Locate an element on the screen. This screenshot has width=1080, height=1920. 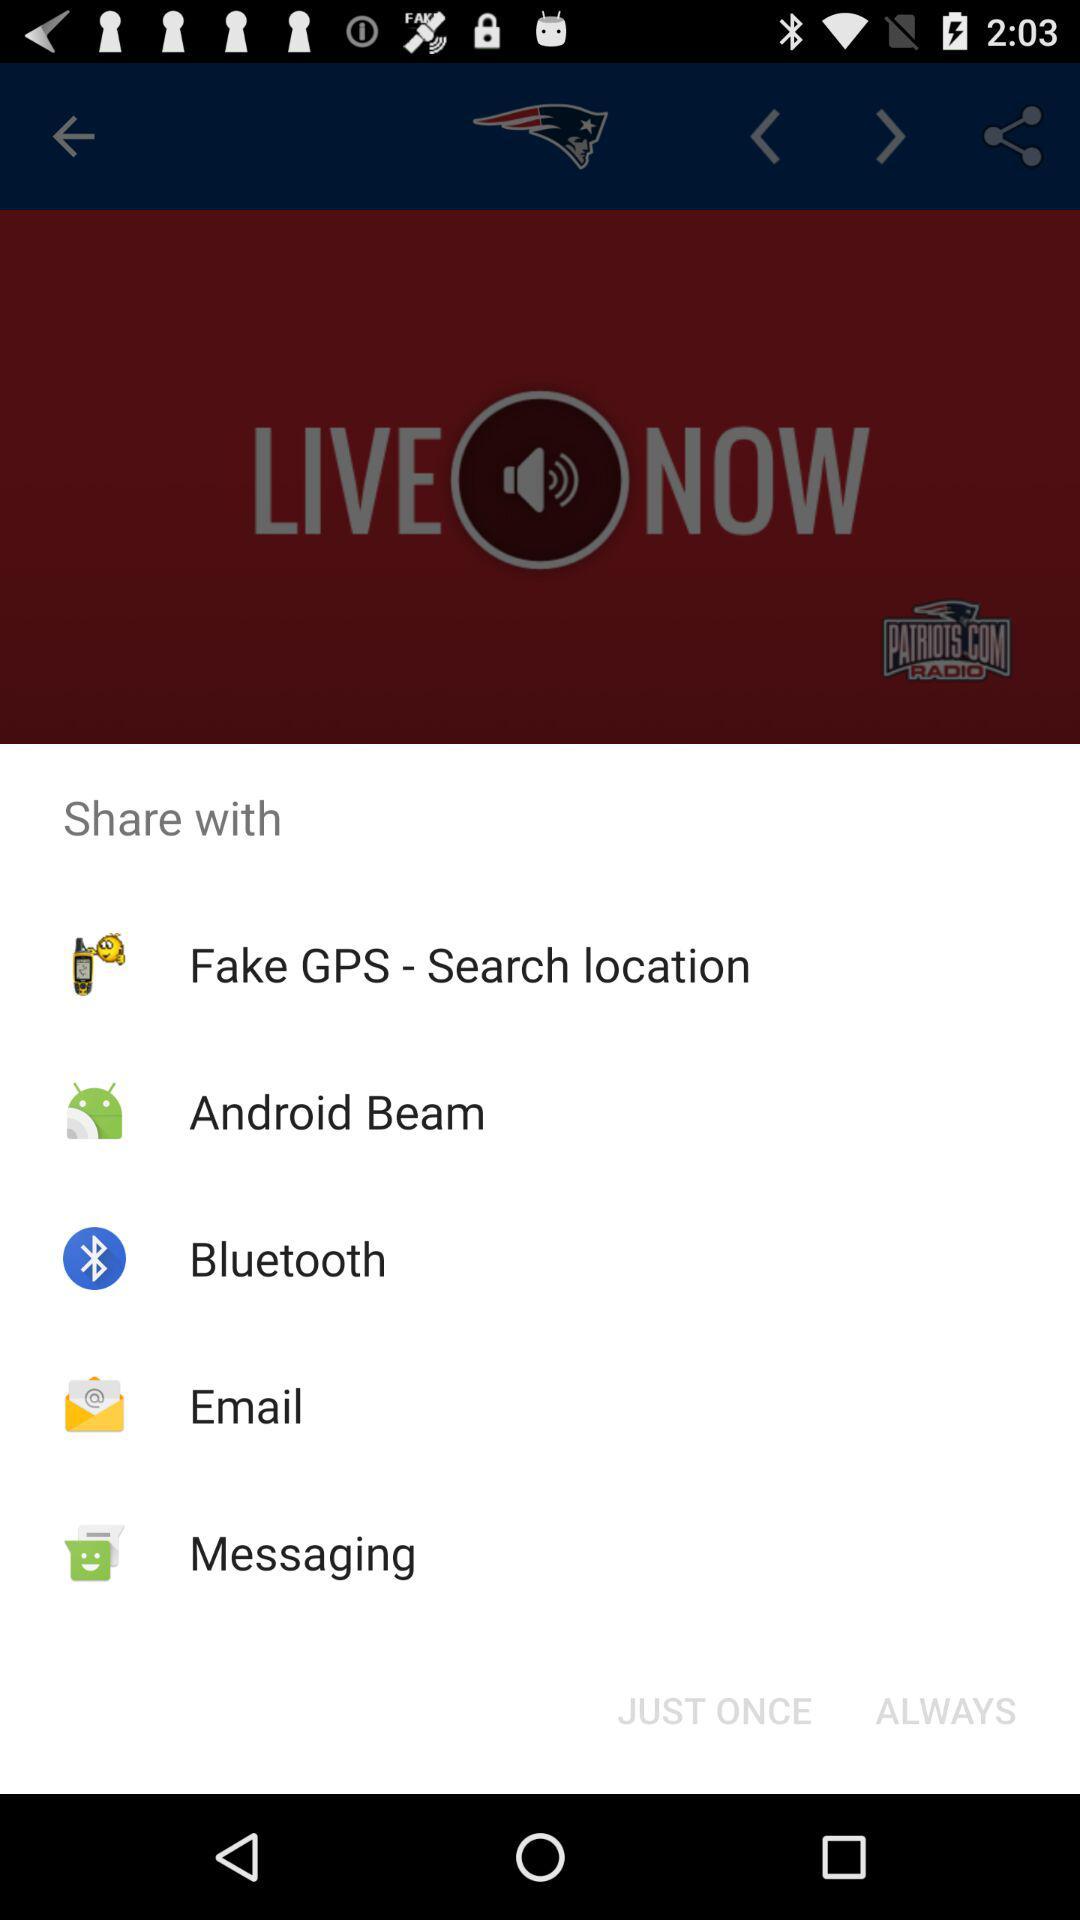
bluetooth item is located at coordinates (288, 1257).